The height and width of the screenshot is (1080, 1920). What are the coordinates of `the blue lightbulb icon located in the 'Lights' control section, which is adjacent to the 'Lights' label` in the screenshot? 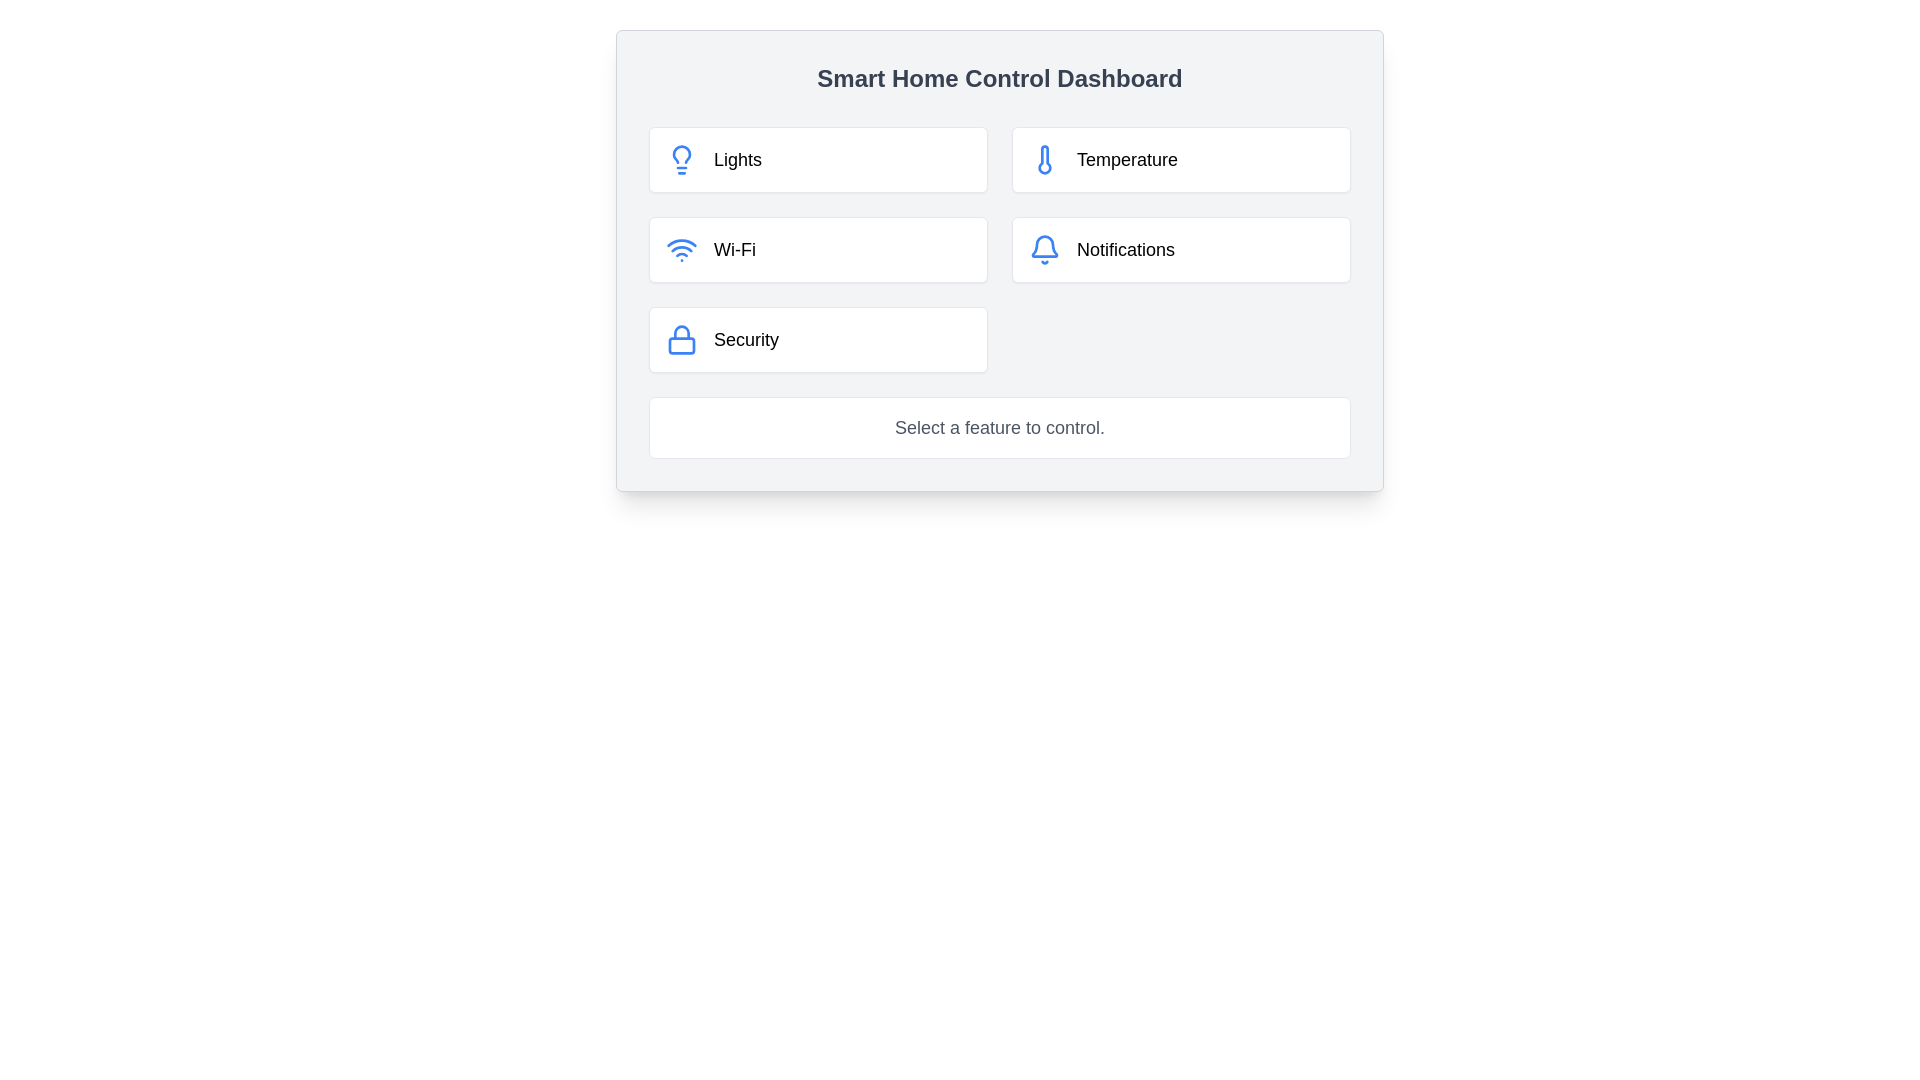 It's located at (681, 158).